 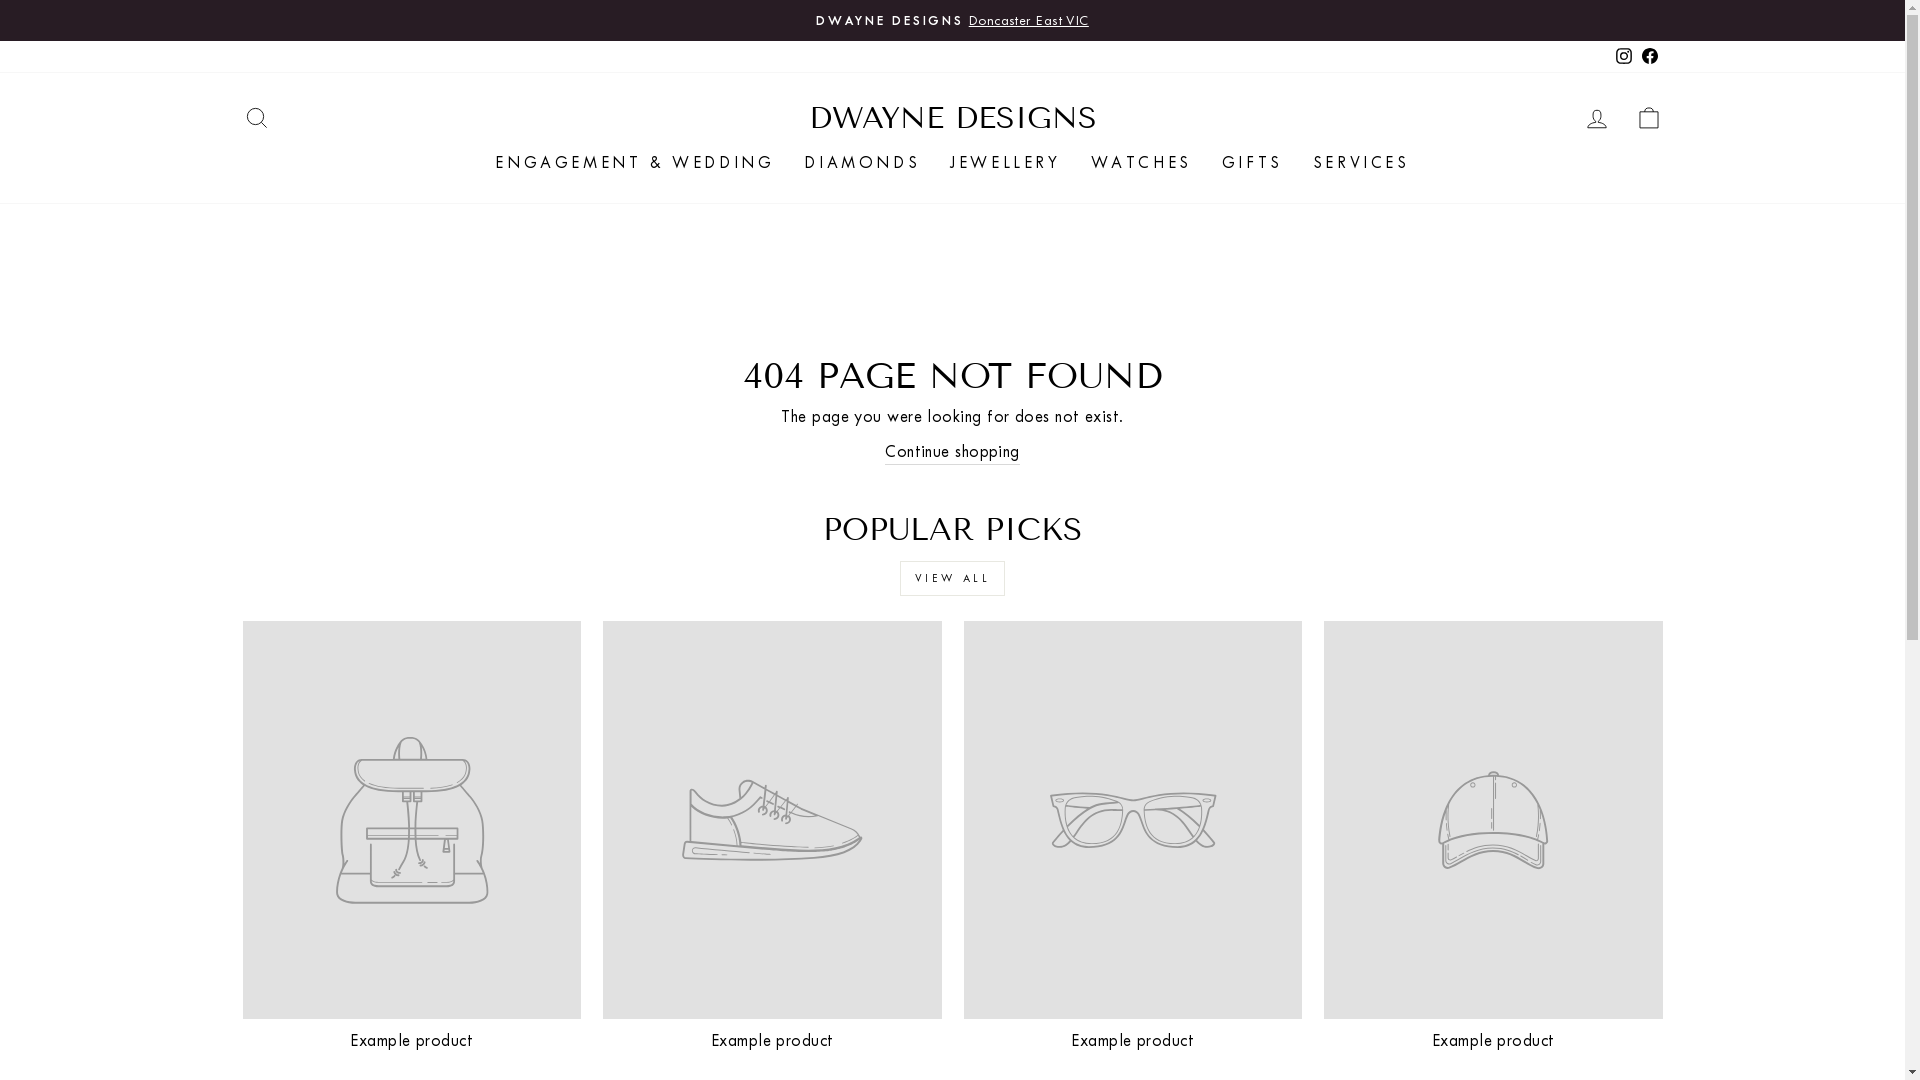 I want to click on 'ENGAGEMENT & WEDDING', so click(x=633, y=161).